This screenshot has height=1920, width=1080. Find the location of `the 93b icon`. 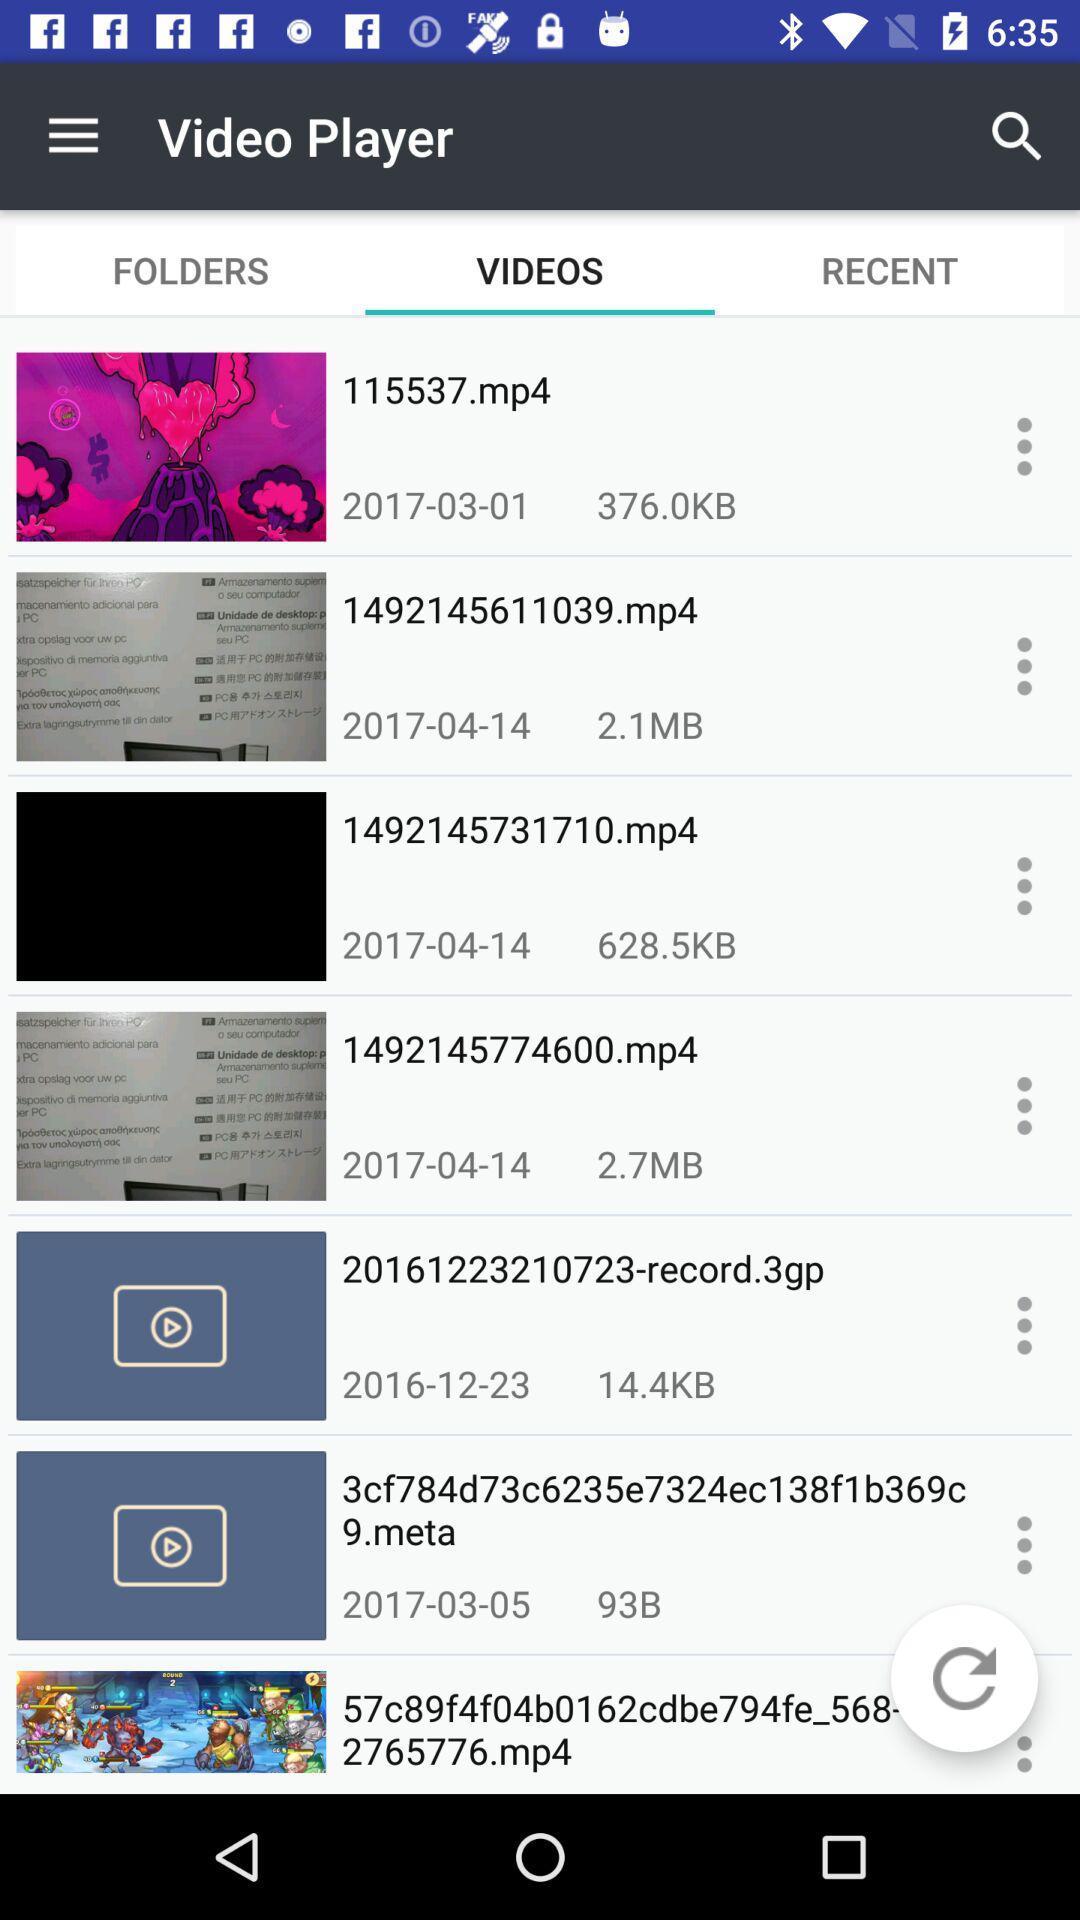

the 93b icon is located at coordinates (628, 1603).